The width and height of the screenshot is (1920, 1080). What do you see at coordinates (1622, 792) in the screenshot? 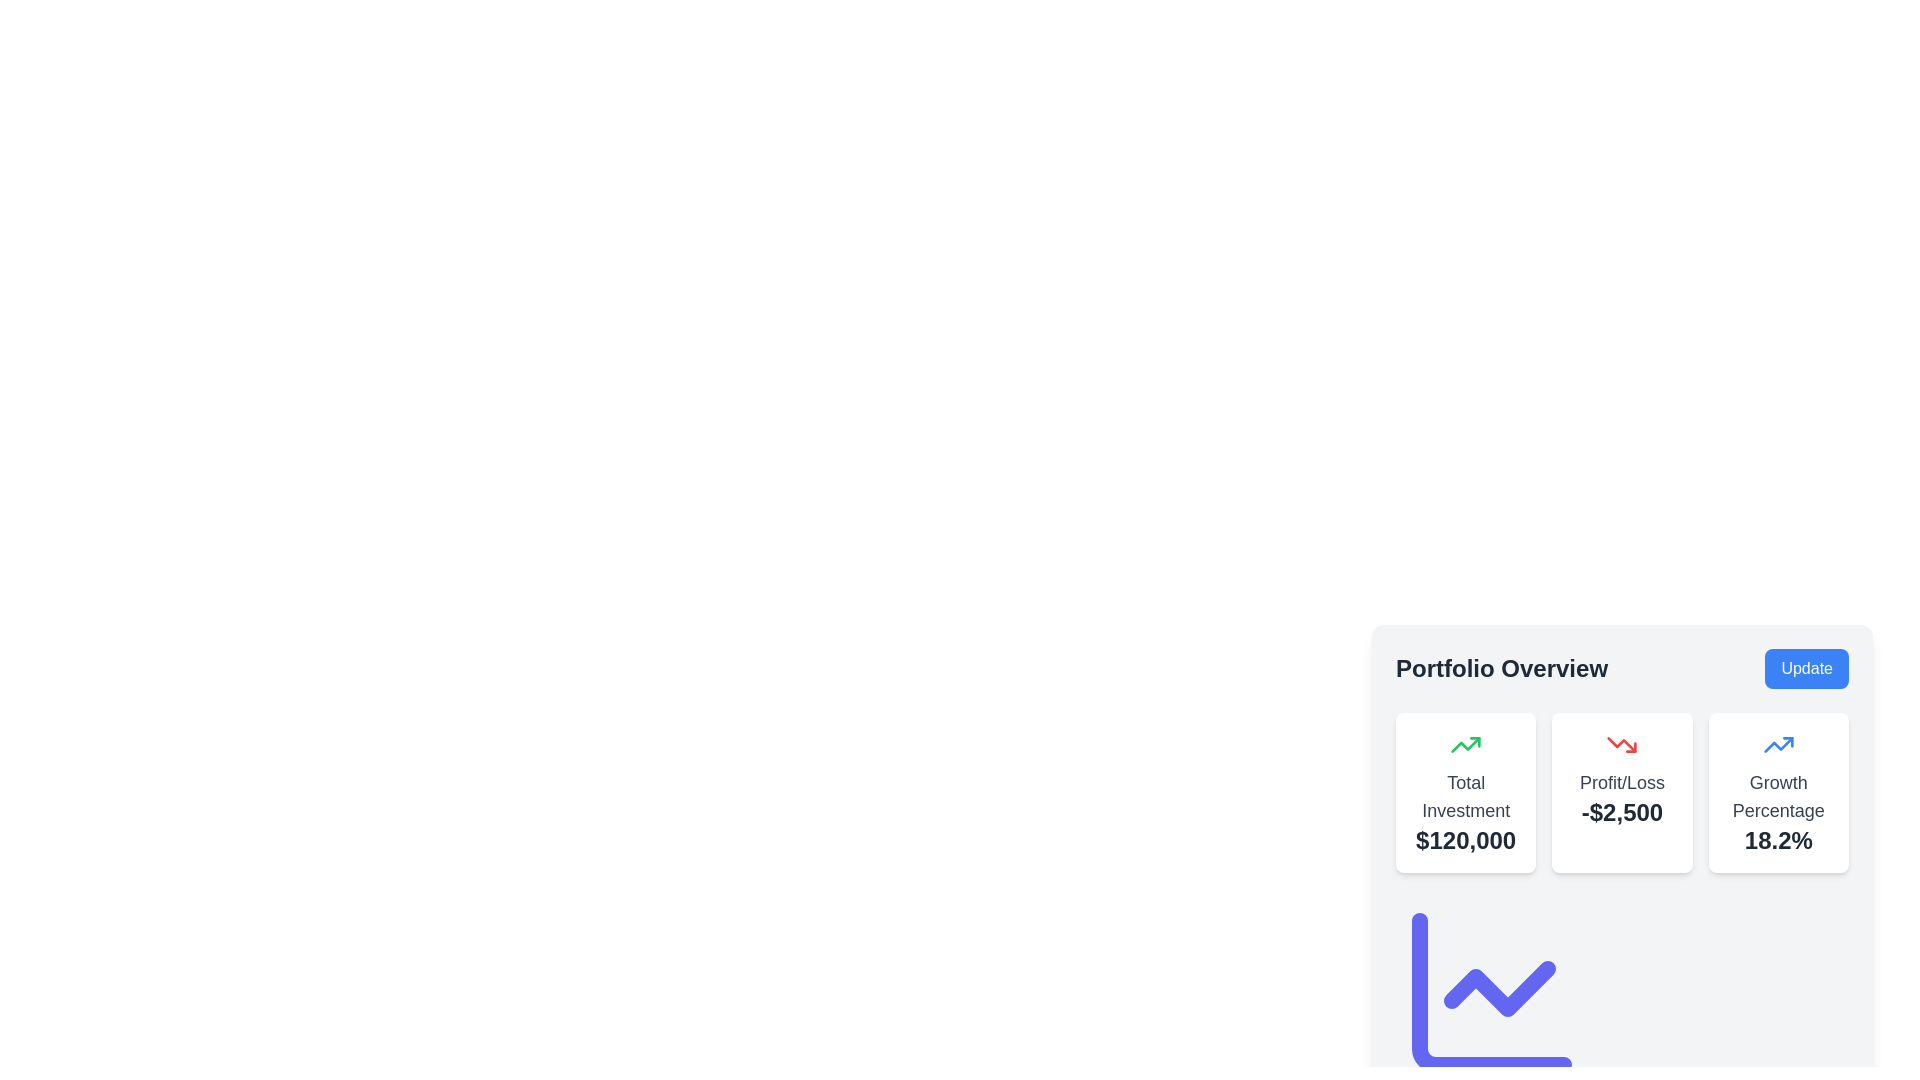
I see `the financial performance card that displays the profit or loss of a portfolio, located in the middle column of the grid layout, flanked by the 'Total Investment' card on the left and the 'Growth Percentage' card on the right` at bounding box center [1622, 792].